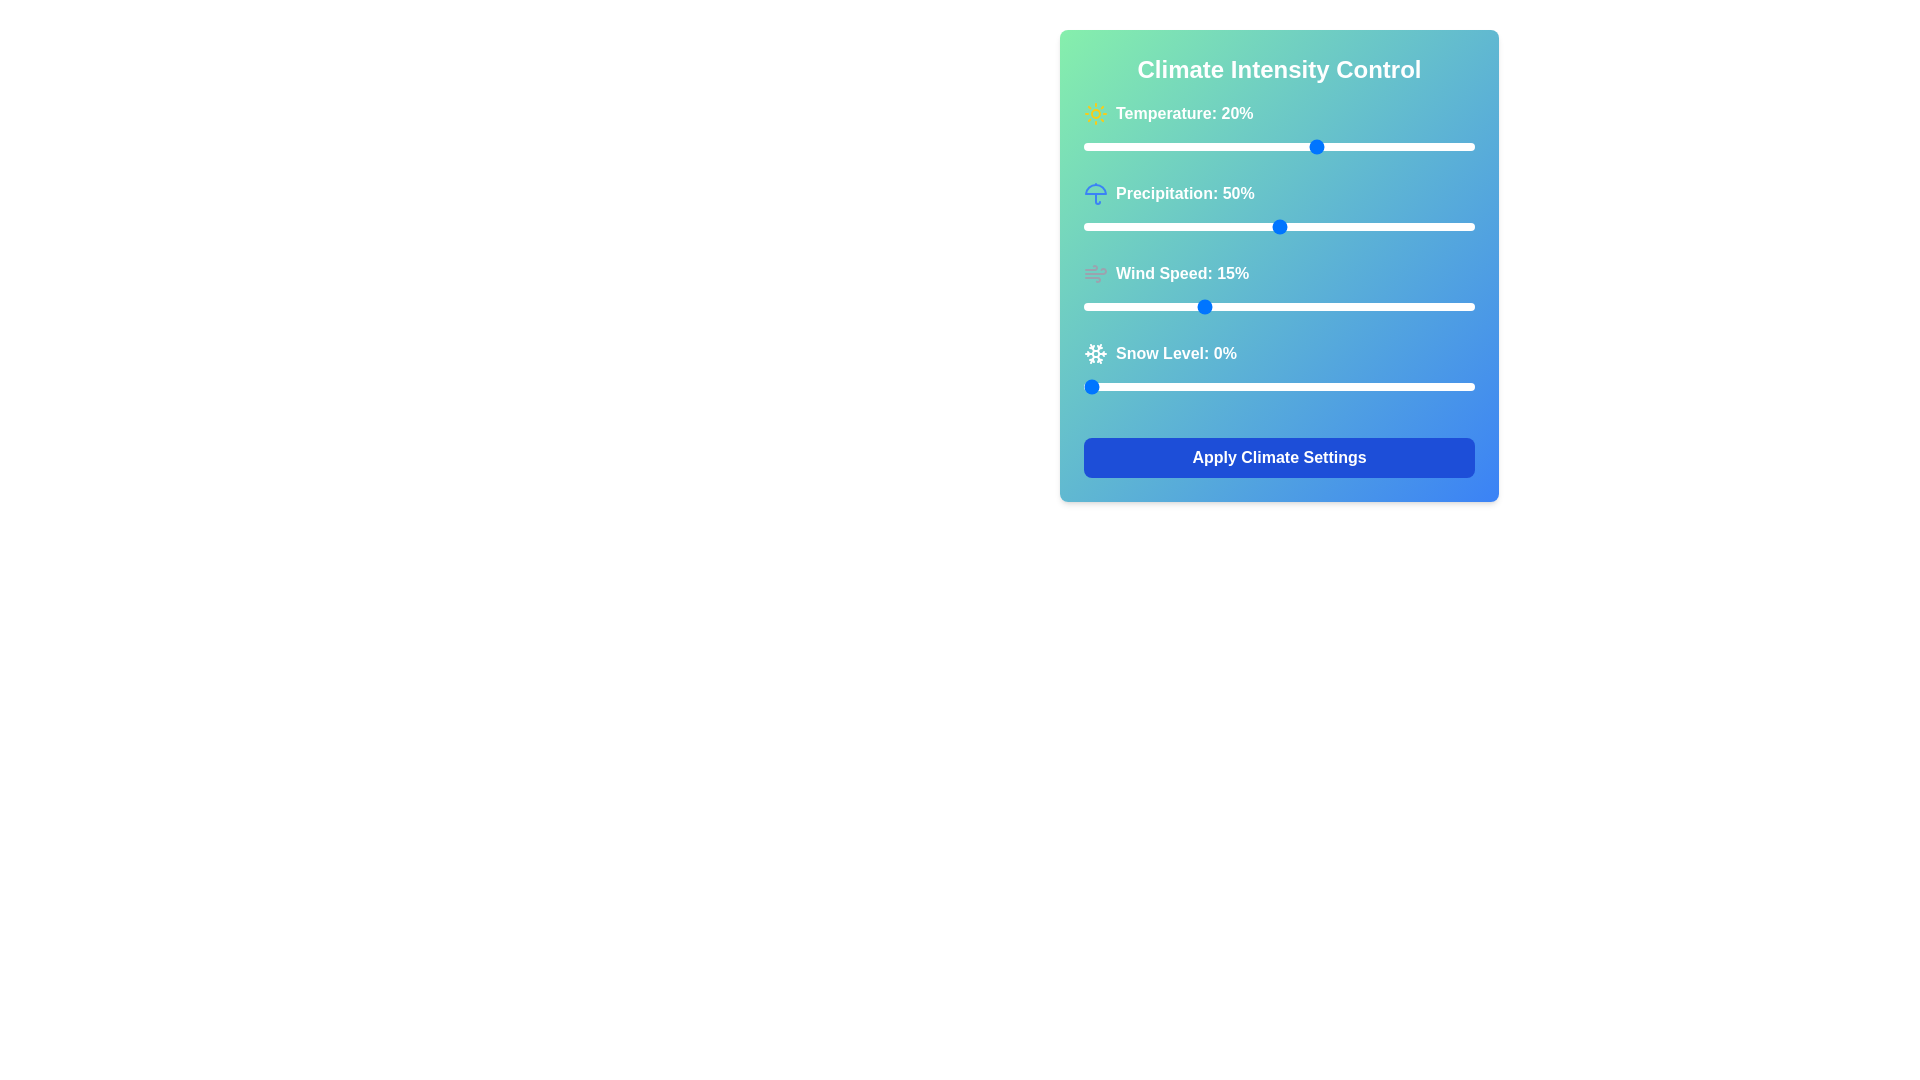 This screenshot has width=1920, height=1080. Describe the element at coordinates (1173, 386) in the screenshot. I see `the snow level` at that location.